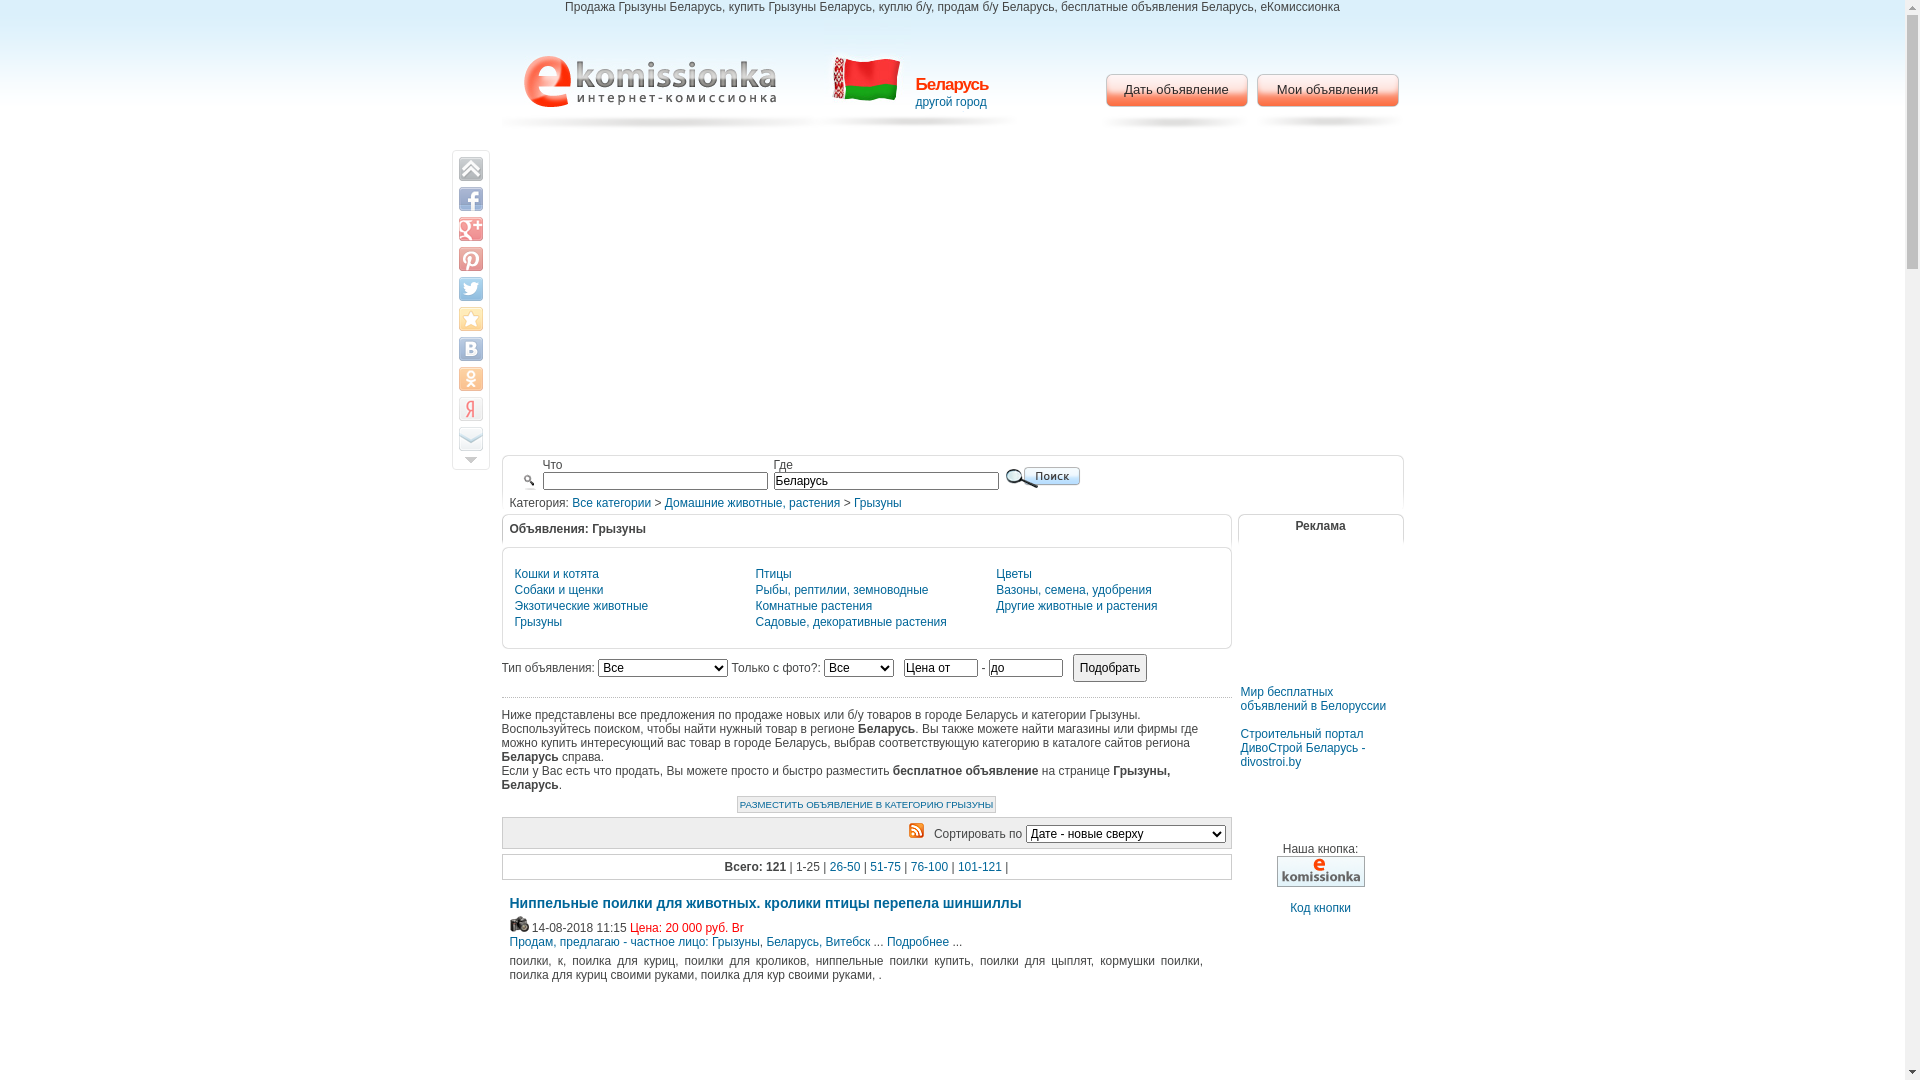 The image size is (1920, 1080). I want to click on 'Save to Browser Favorites', so click(469, 318).